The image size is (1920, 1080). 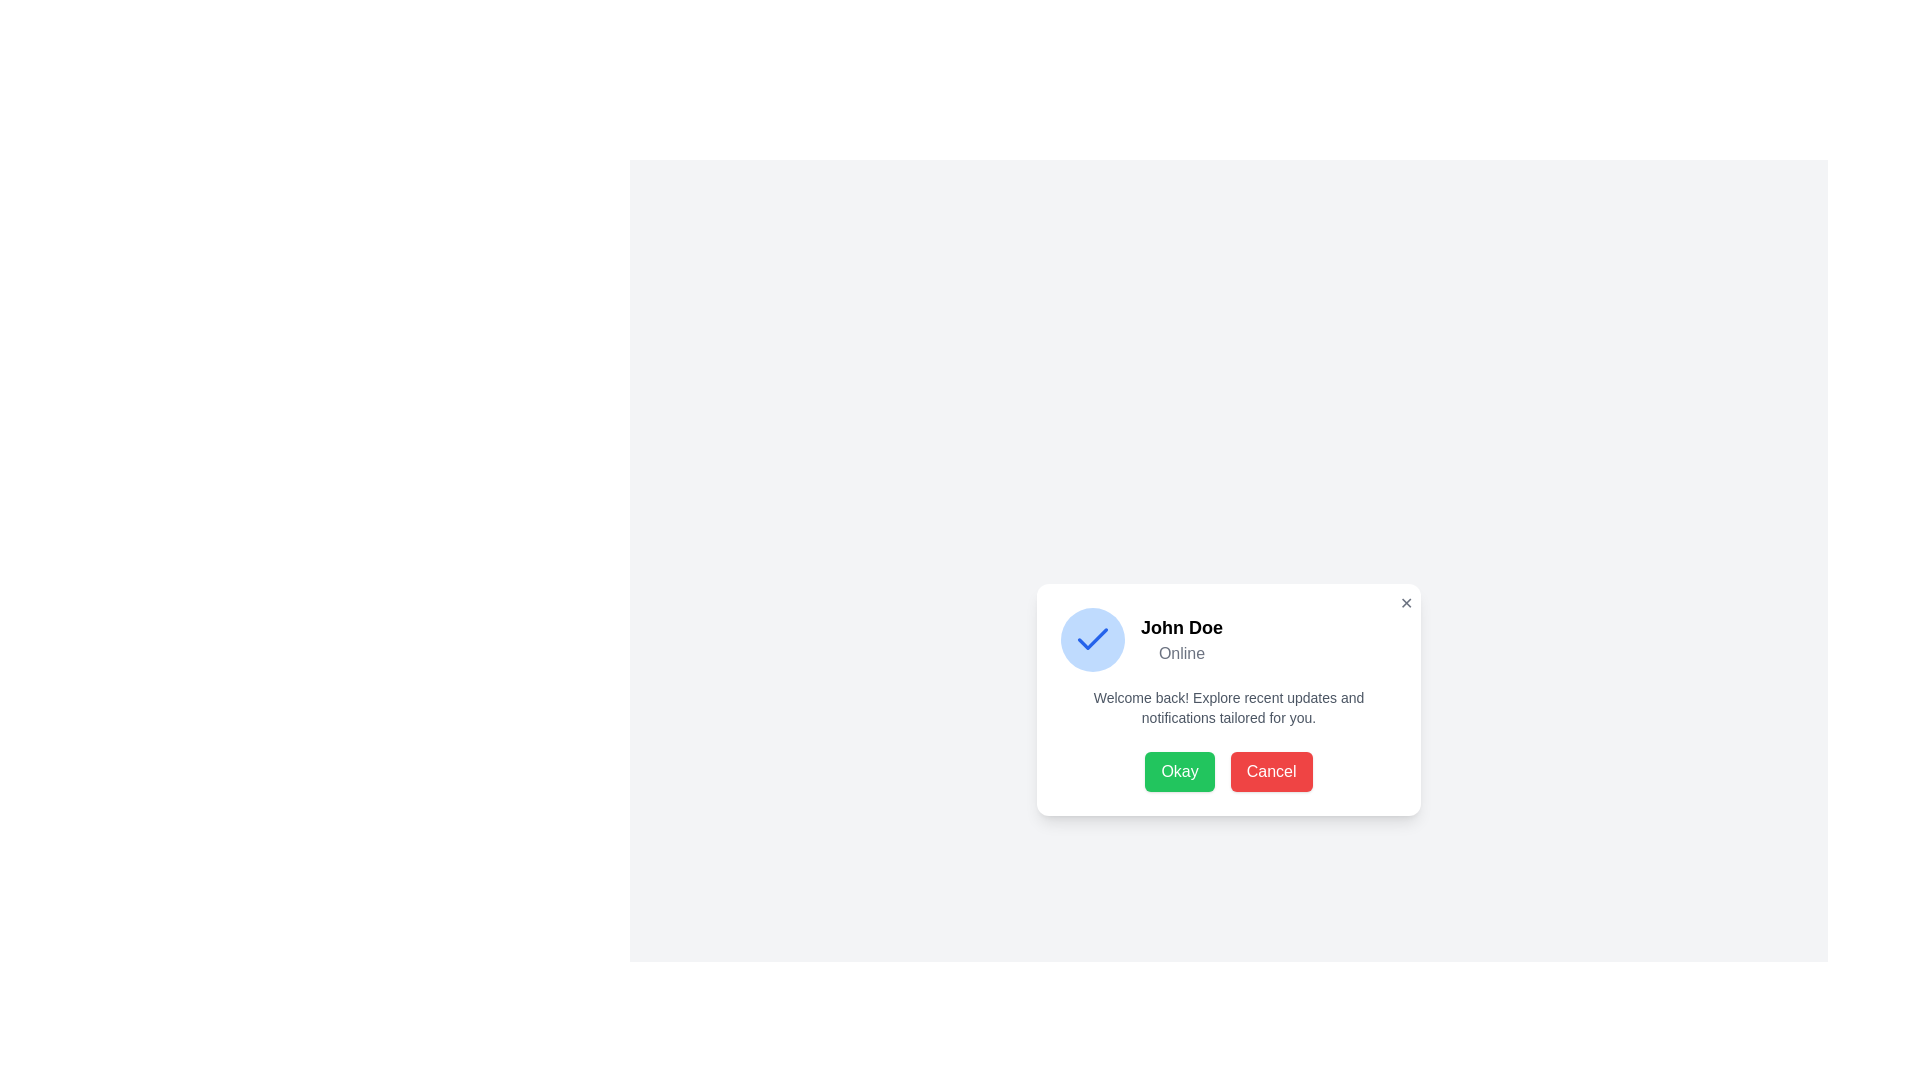 What do you see at coordinates (1405, 603) in the screenshot?
I see `the close button in the top-right corner of the dialog box to observe style changes` at bounding box center [1405, 603].